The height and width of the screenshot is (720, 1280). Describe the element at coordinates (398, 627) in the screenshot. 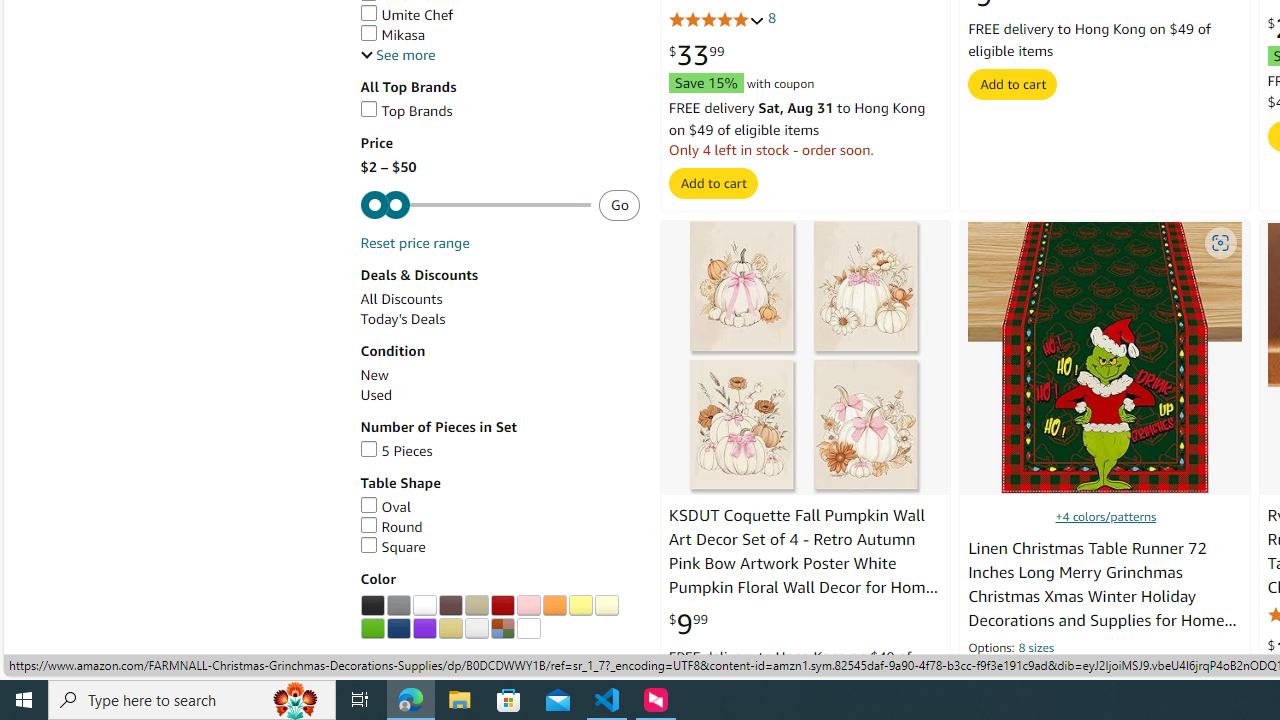

I see `'AutomationID: p_n_feature_twenty_browse-bin/3254109011'` at that location.